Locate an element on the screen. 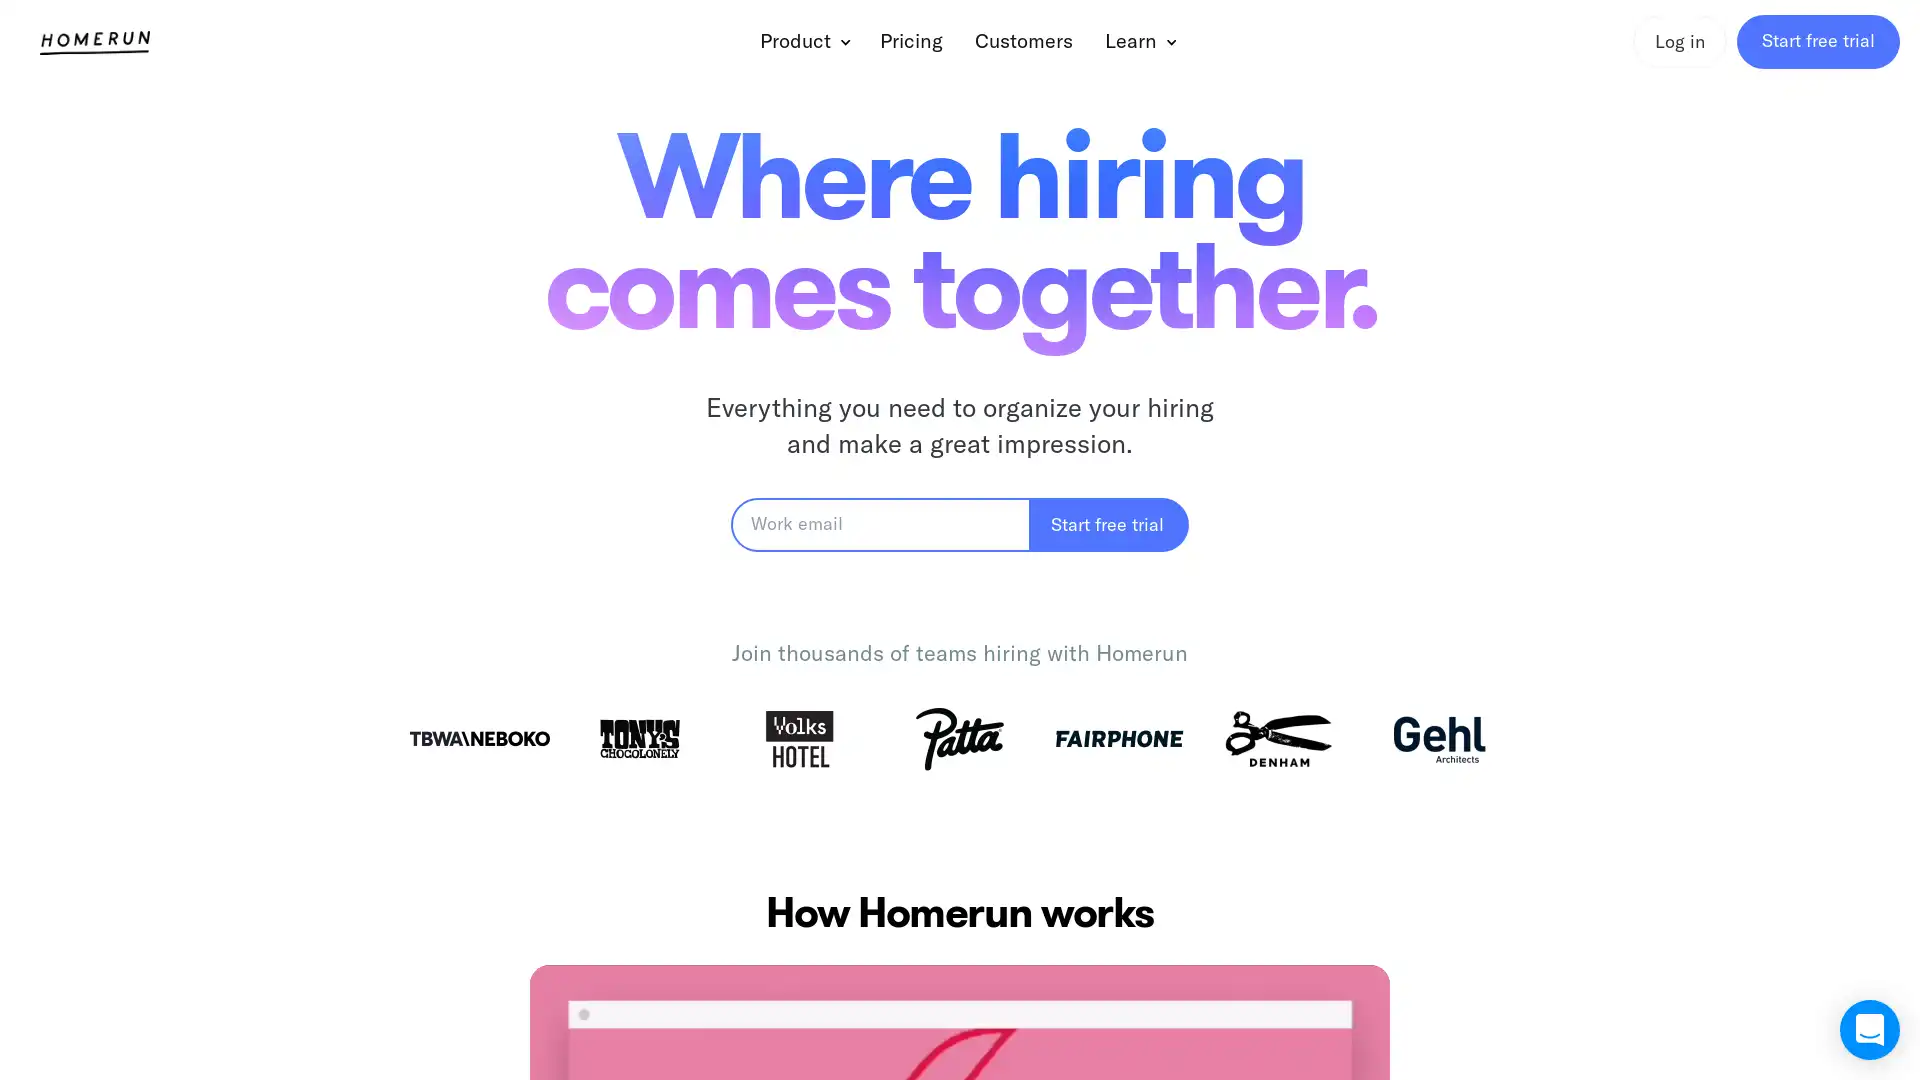  Open Intercom Messenger is located at coordinates (1869, 1029).